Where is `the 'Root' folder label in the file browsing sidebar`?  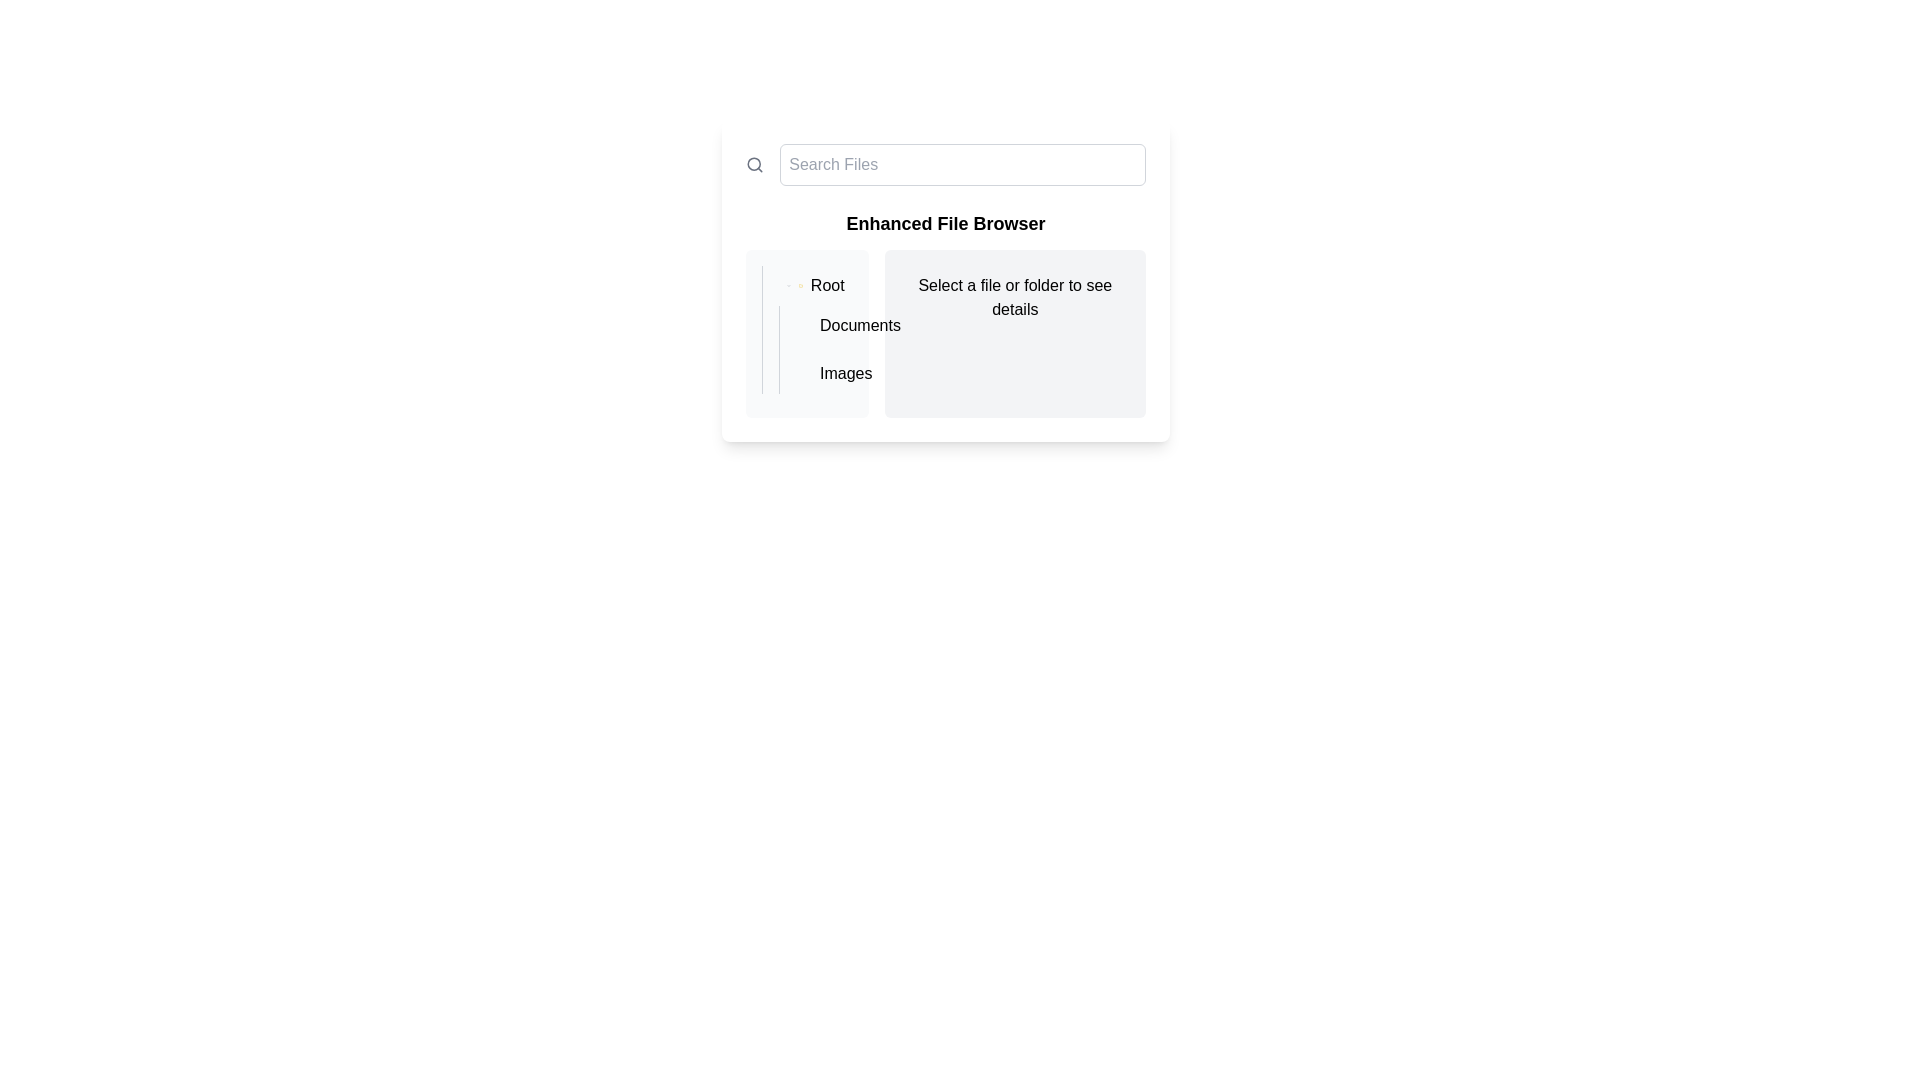
the 'Root' folder label in the file browsing sidebar is located at coordinates (815, 285).